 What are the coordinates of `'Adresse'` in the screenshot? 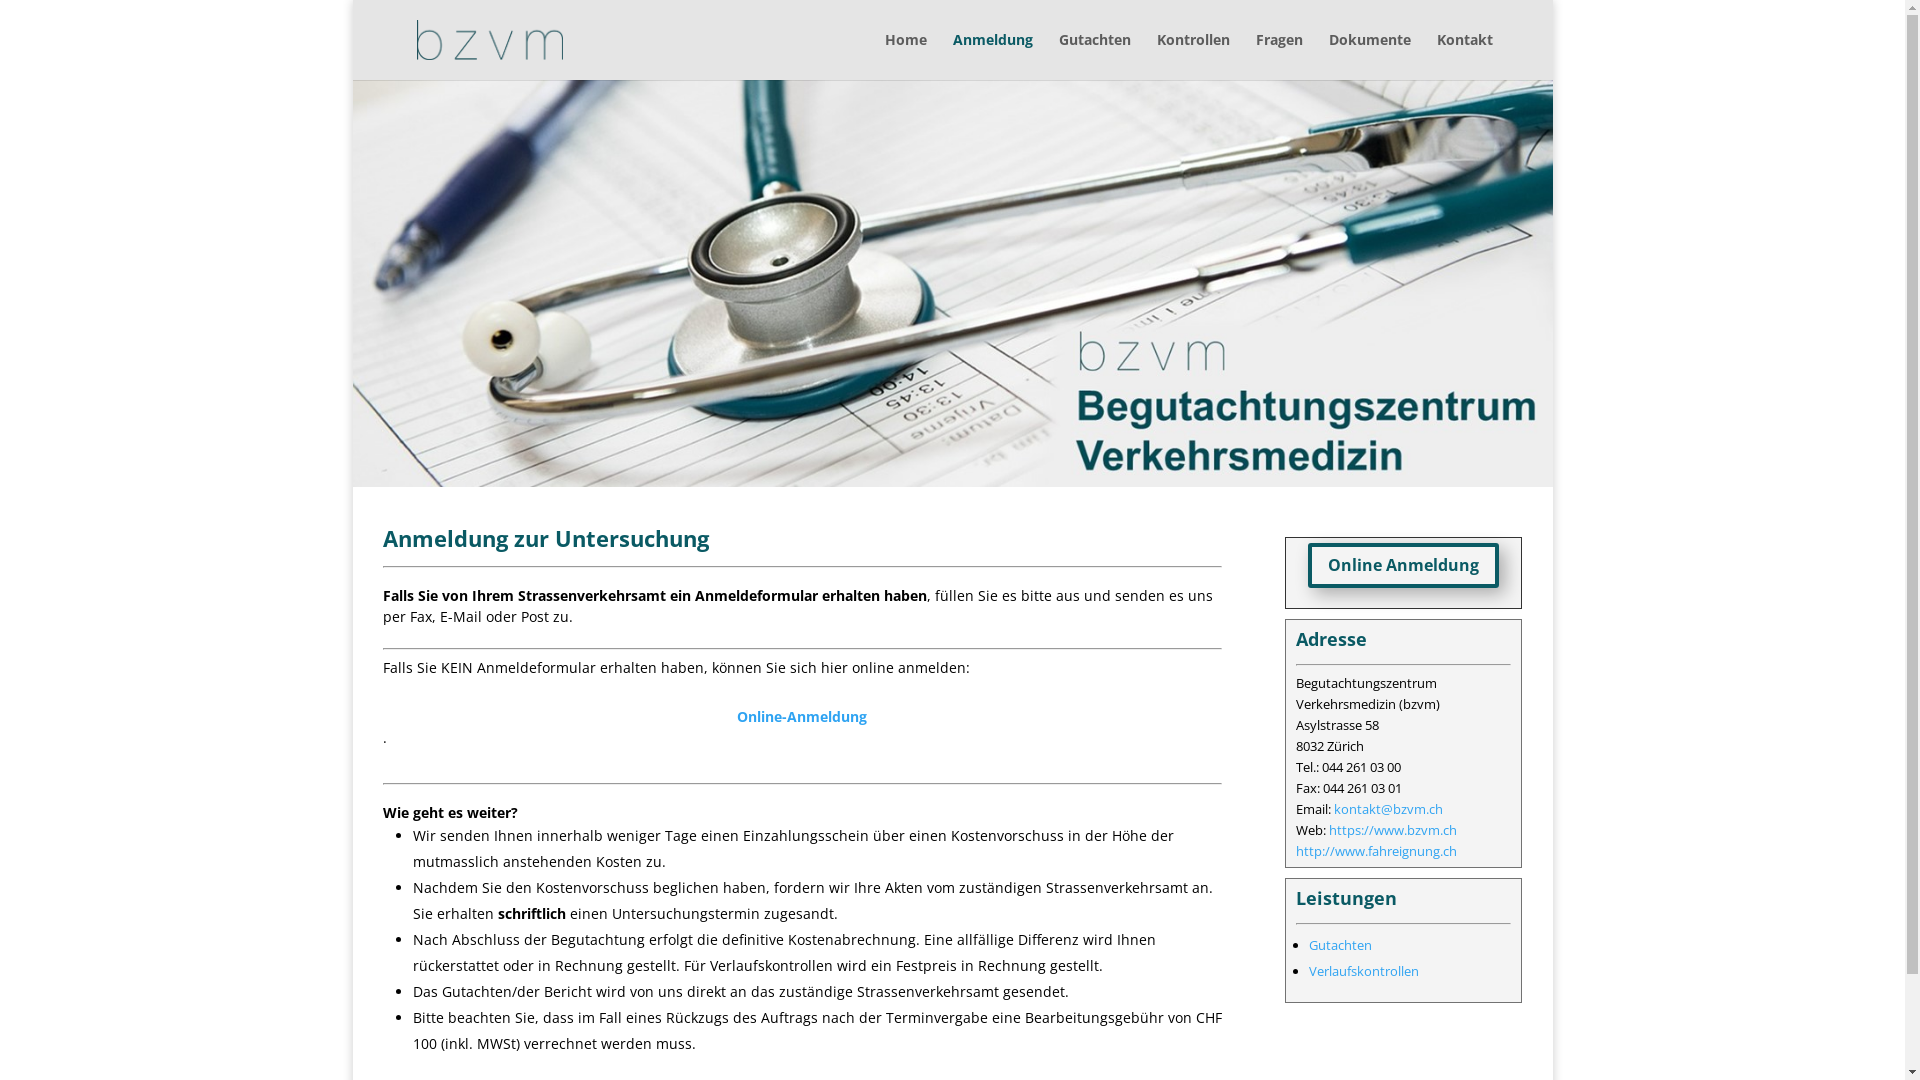 It's located at (1331, 639).